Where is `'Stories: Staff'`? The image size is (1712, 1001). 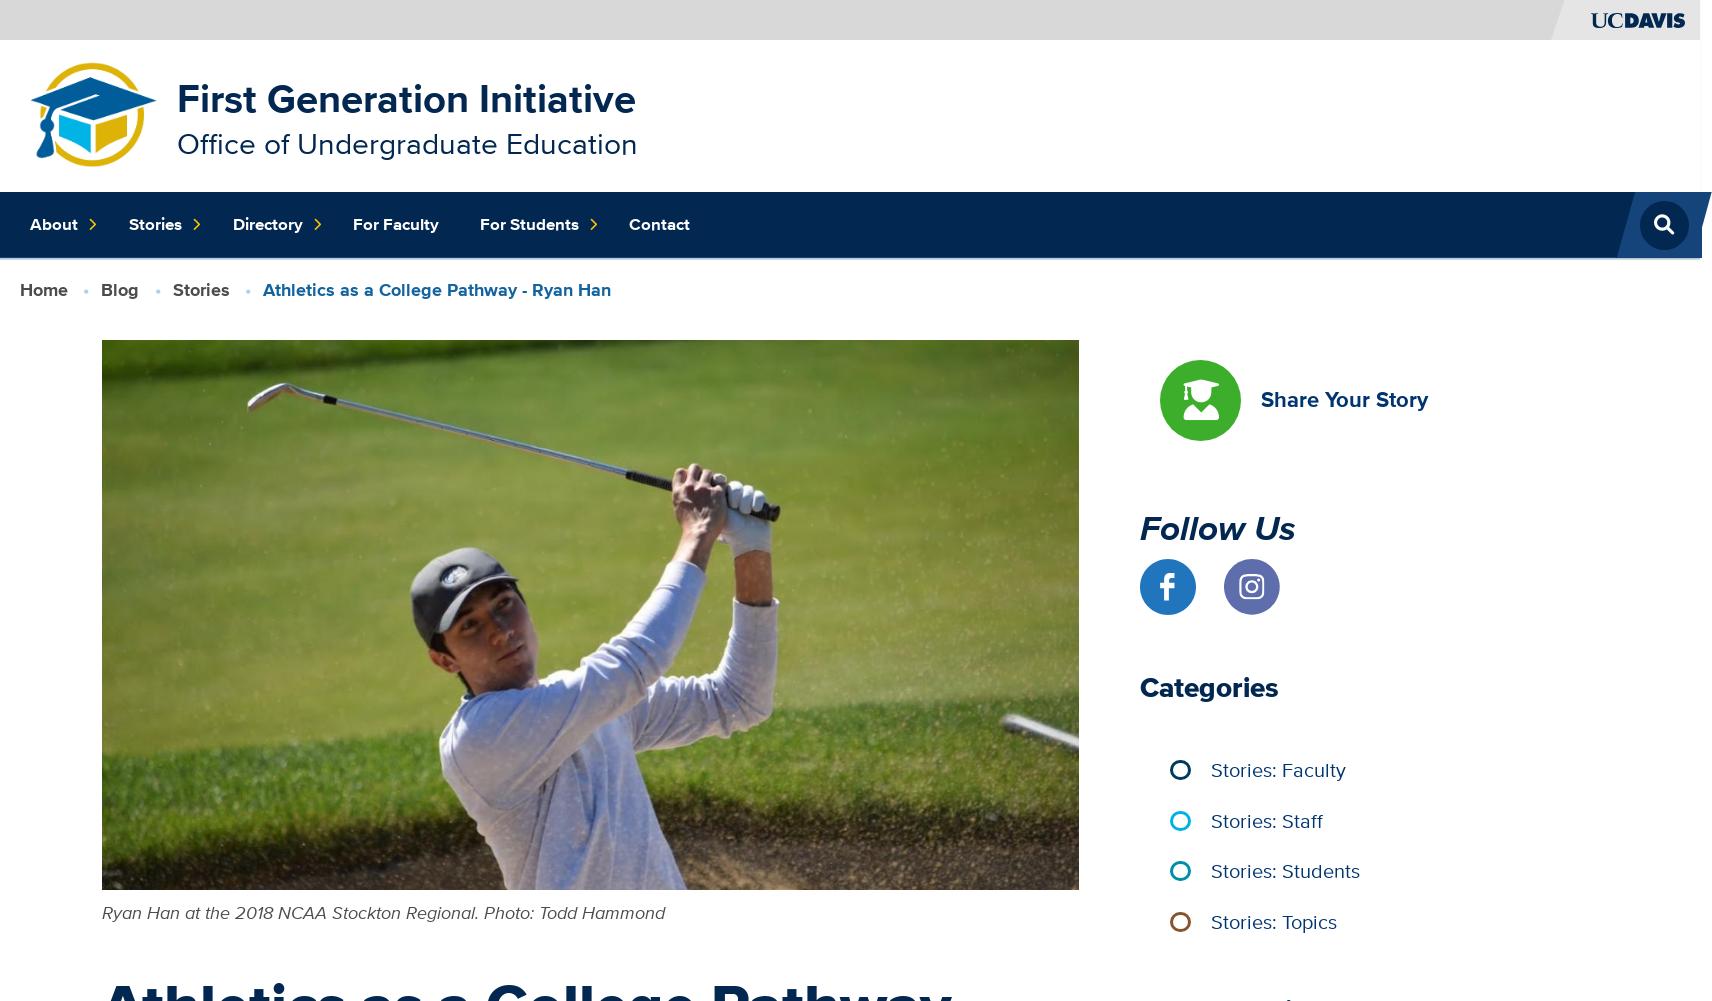
'Stories: Staff' is located at coordinates (1210, 818).